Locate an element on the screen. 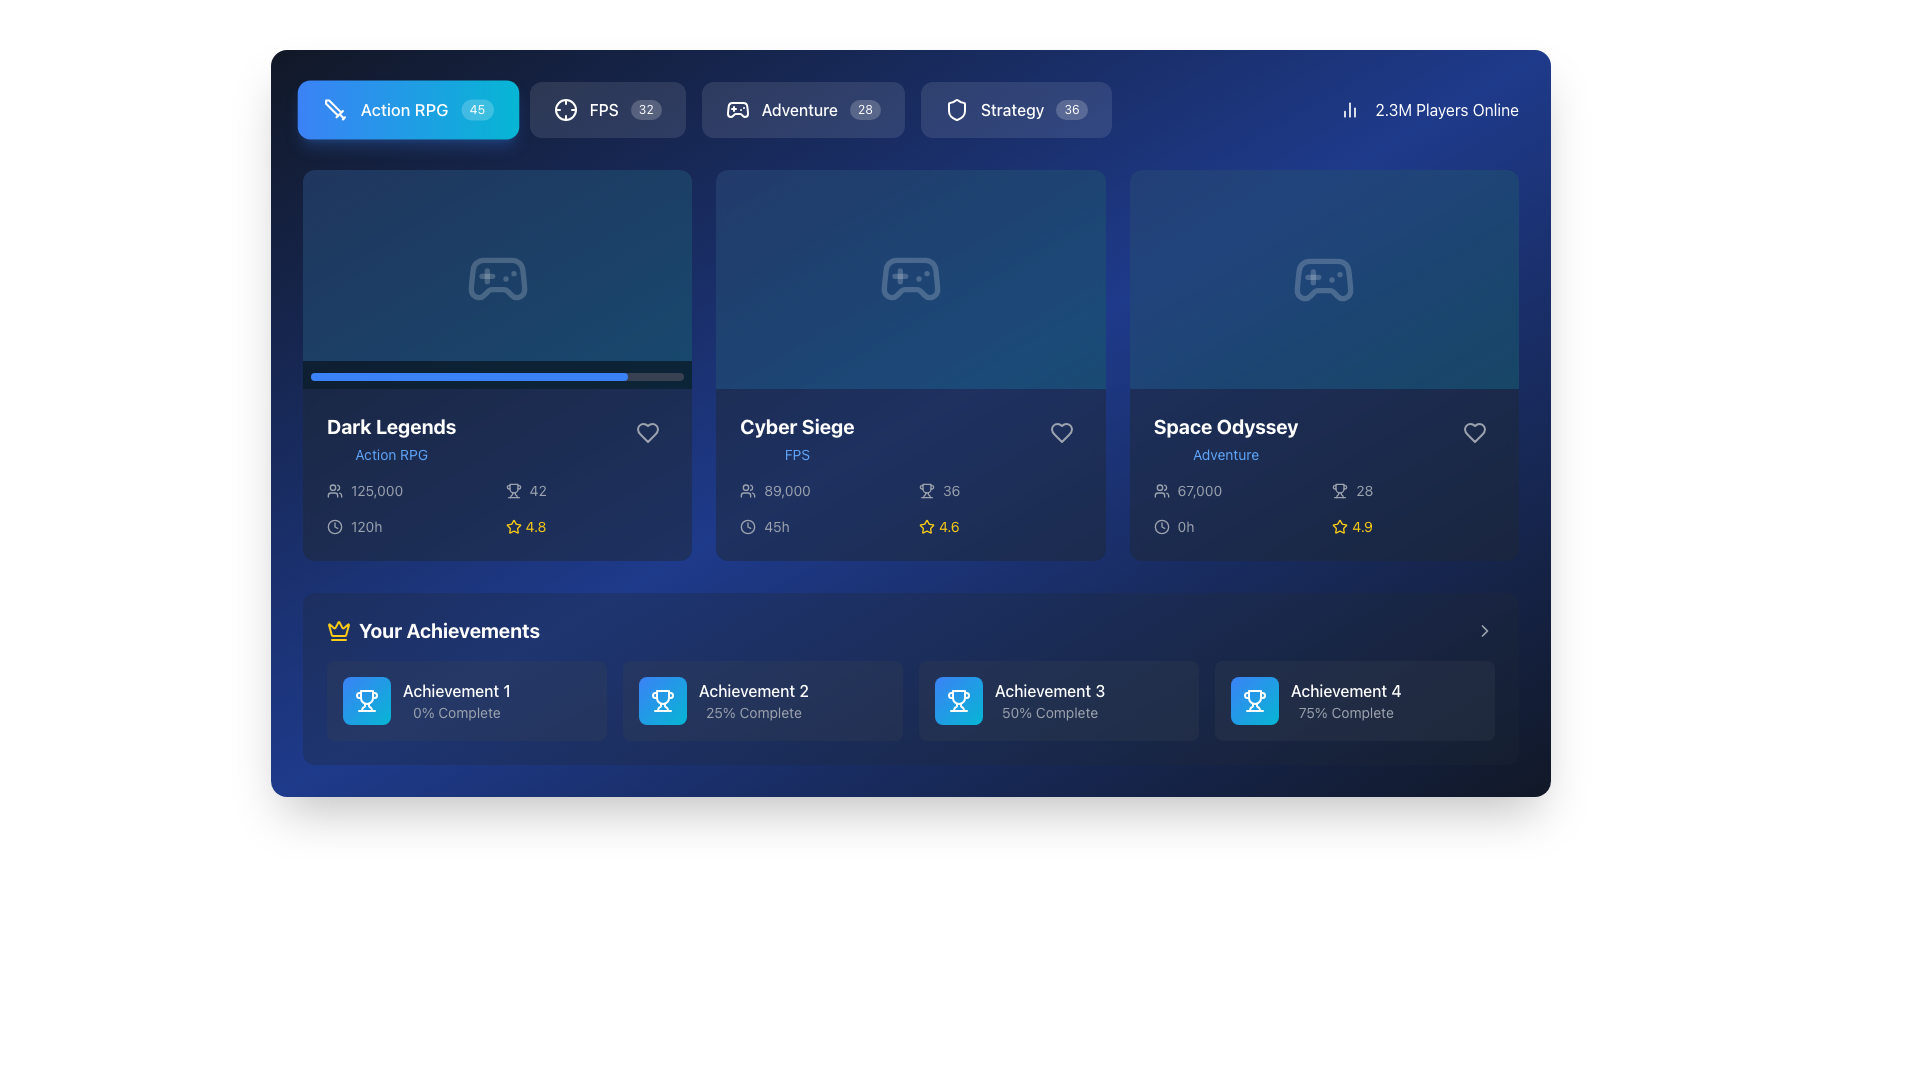  the 'FPS' button, the second button from the left in a horizontal list of four buttons at the top center of the layout is located at coordinates (606, 110).